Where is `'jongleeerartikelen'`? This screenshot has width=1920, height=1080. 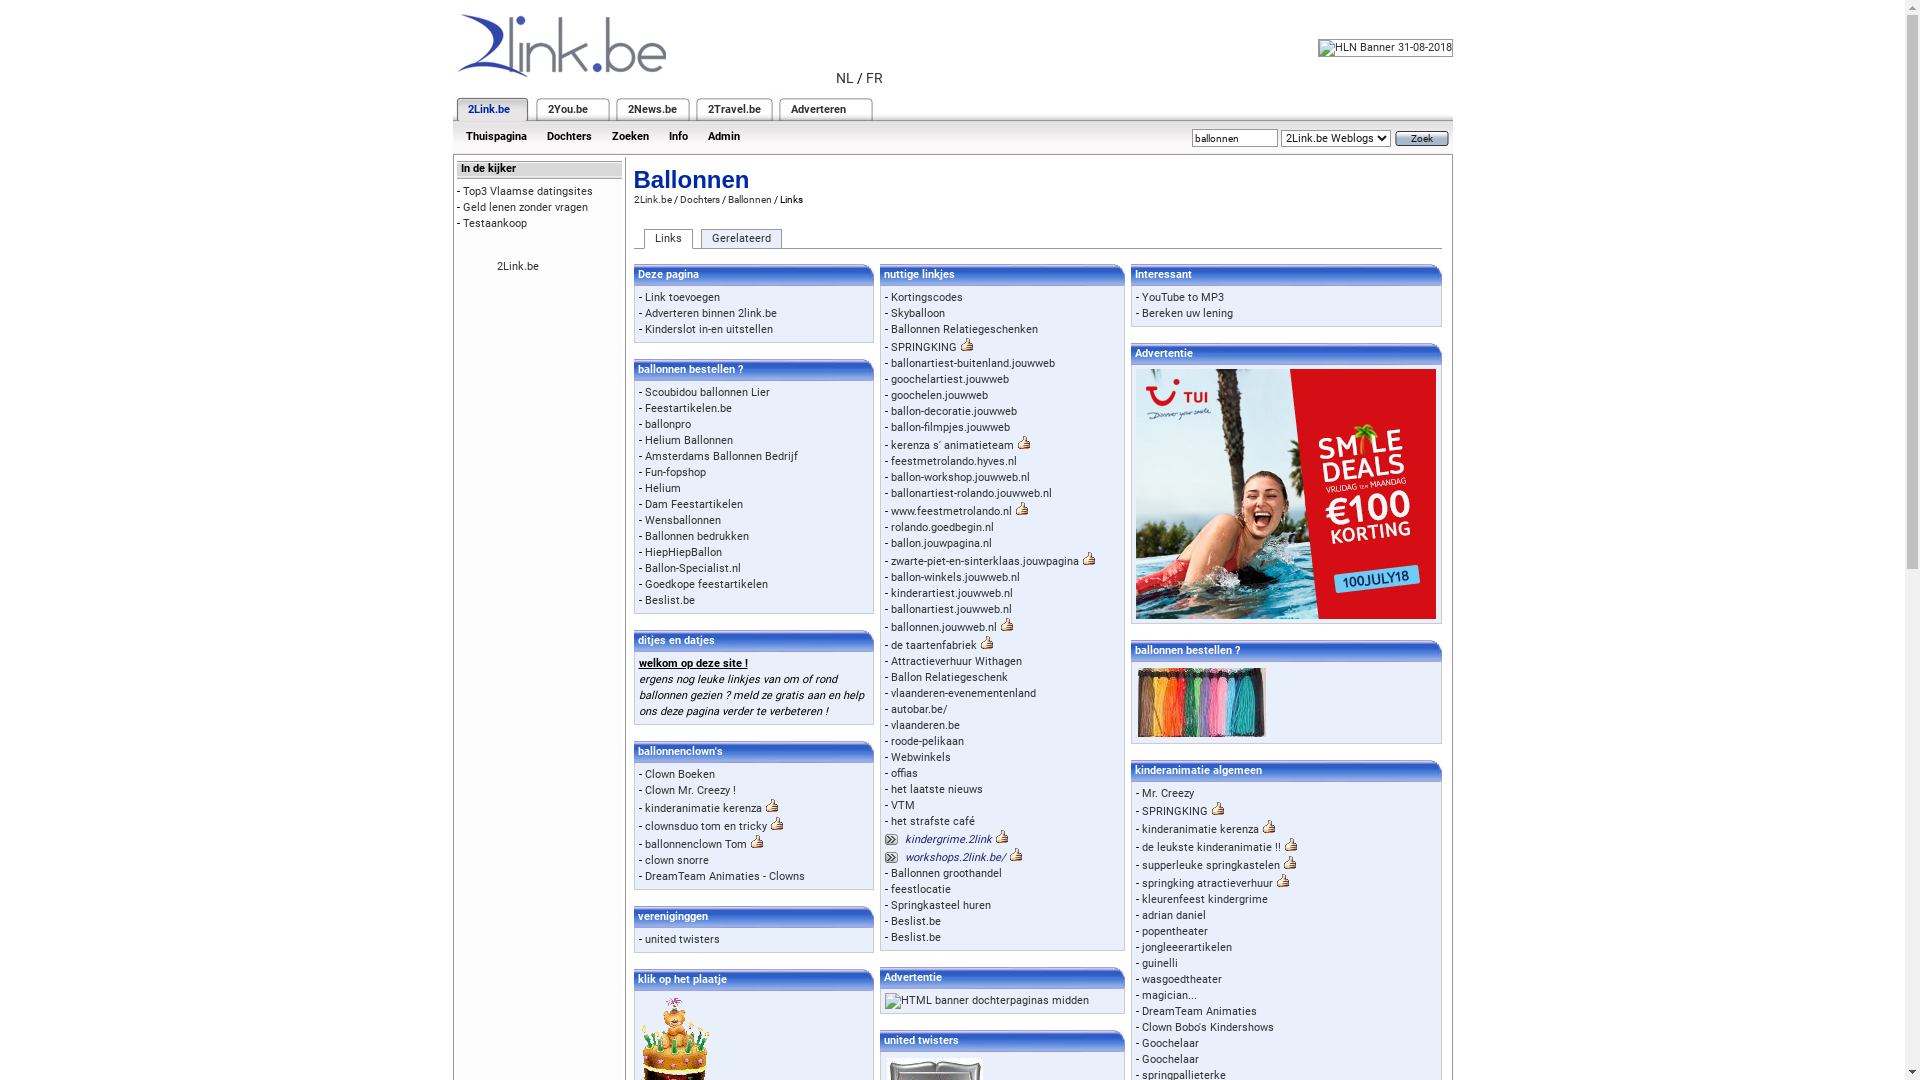 'jongleeerartikelen' is located at coordinates (1142, 946).